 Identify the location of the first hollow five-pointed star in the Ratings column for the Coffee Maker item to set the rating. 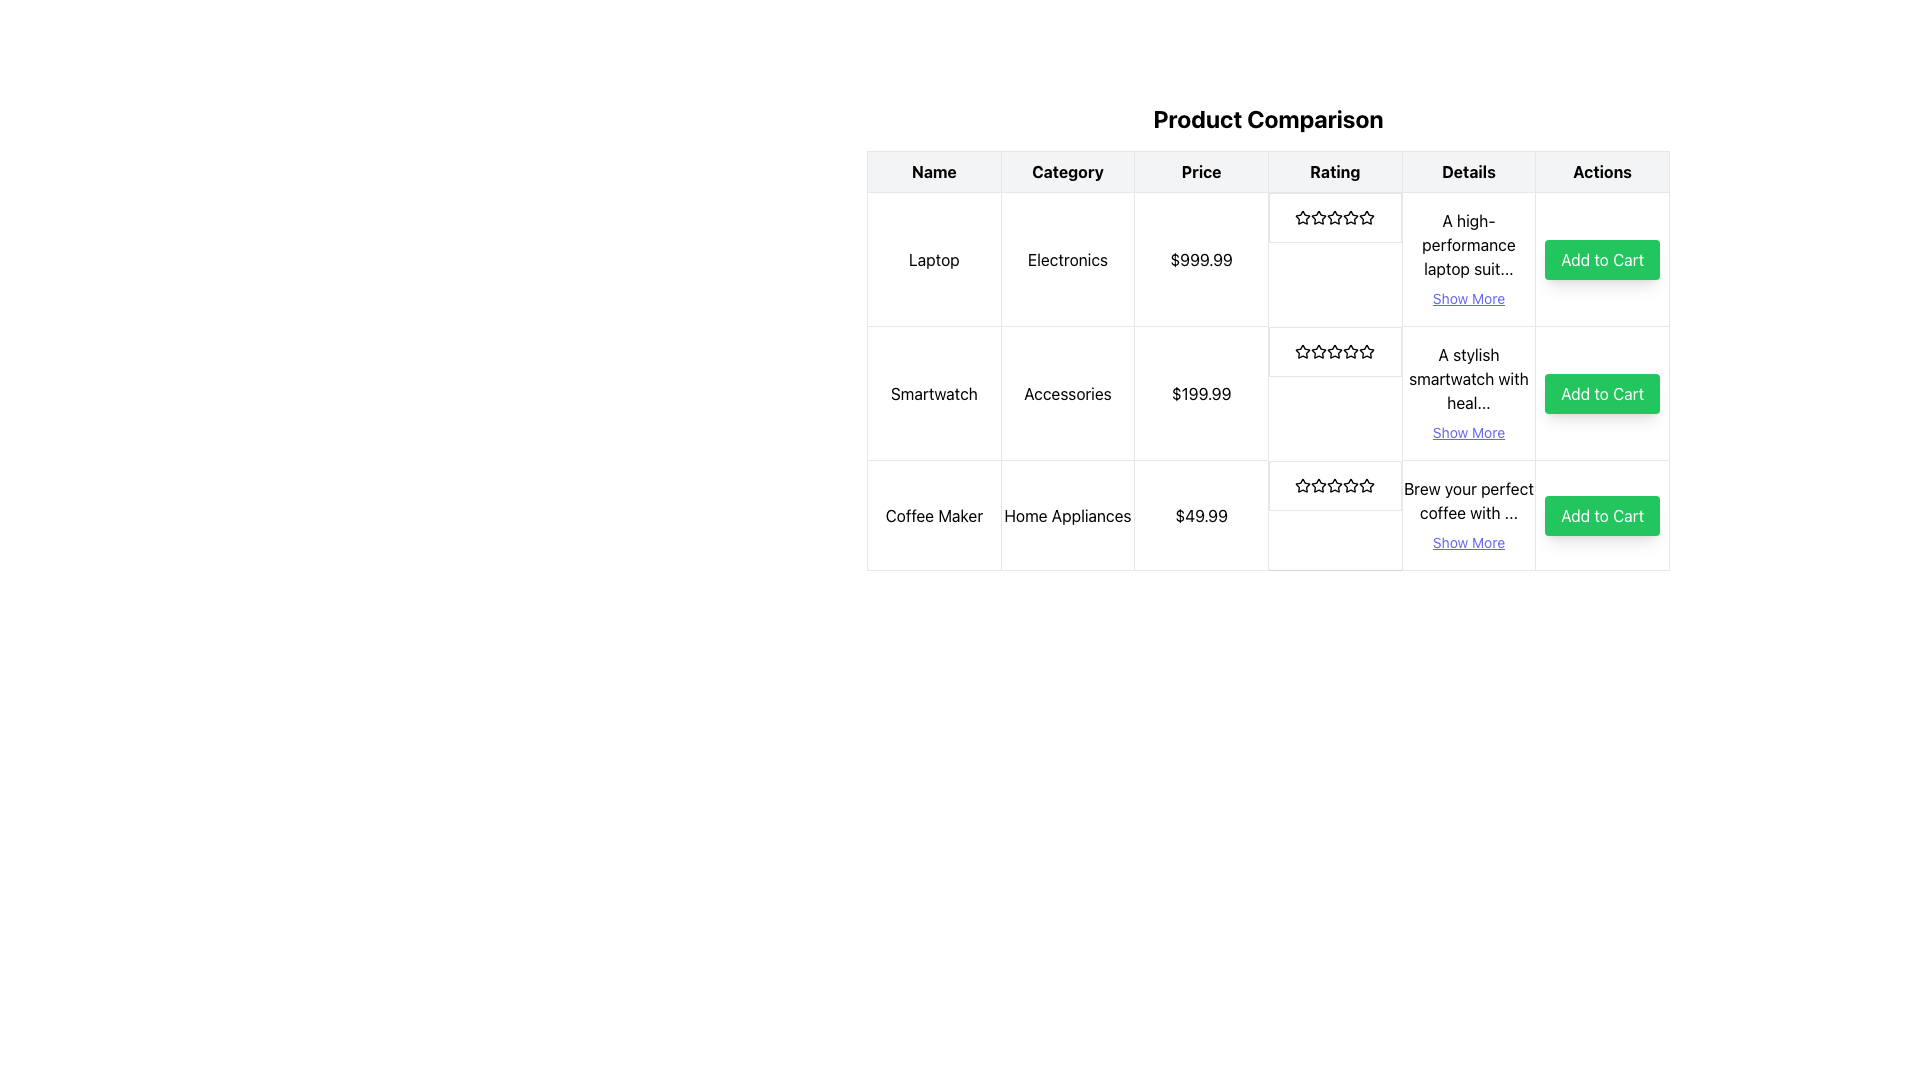
(1319, 485).